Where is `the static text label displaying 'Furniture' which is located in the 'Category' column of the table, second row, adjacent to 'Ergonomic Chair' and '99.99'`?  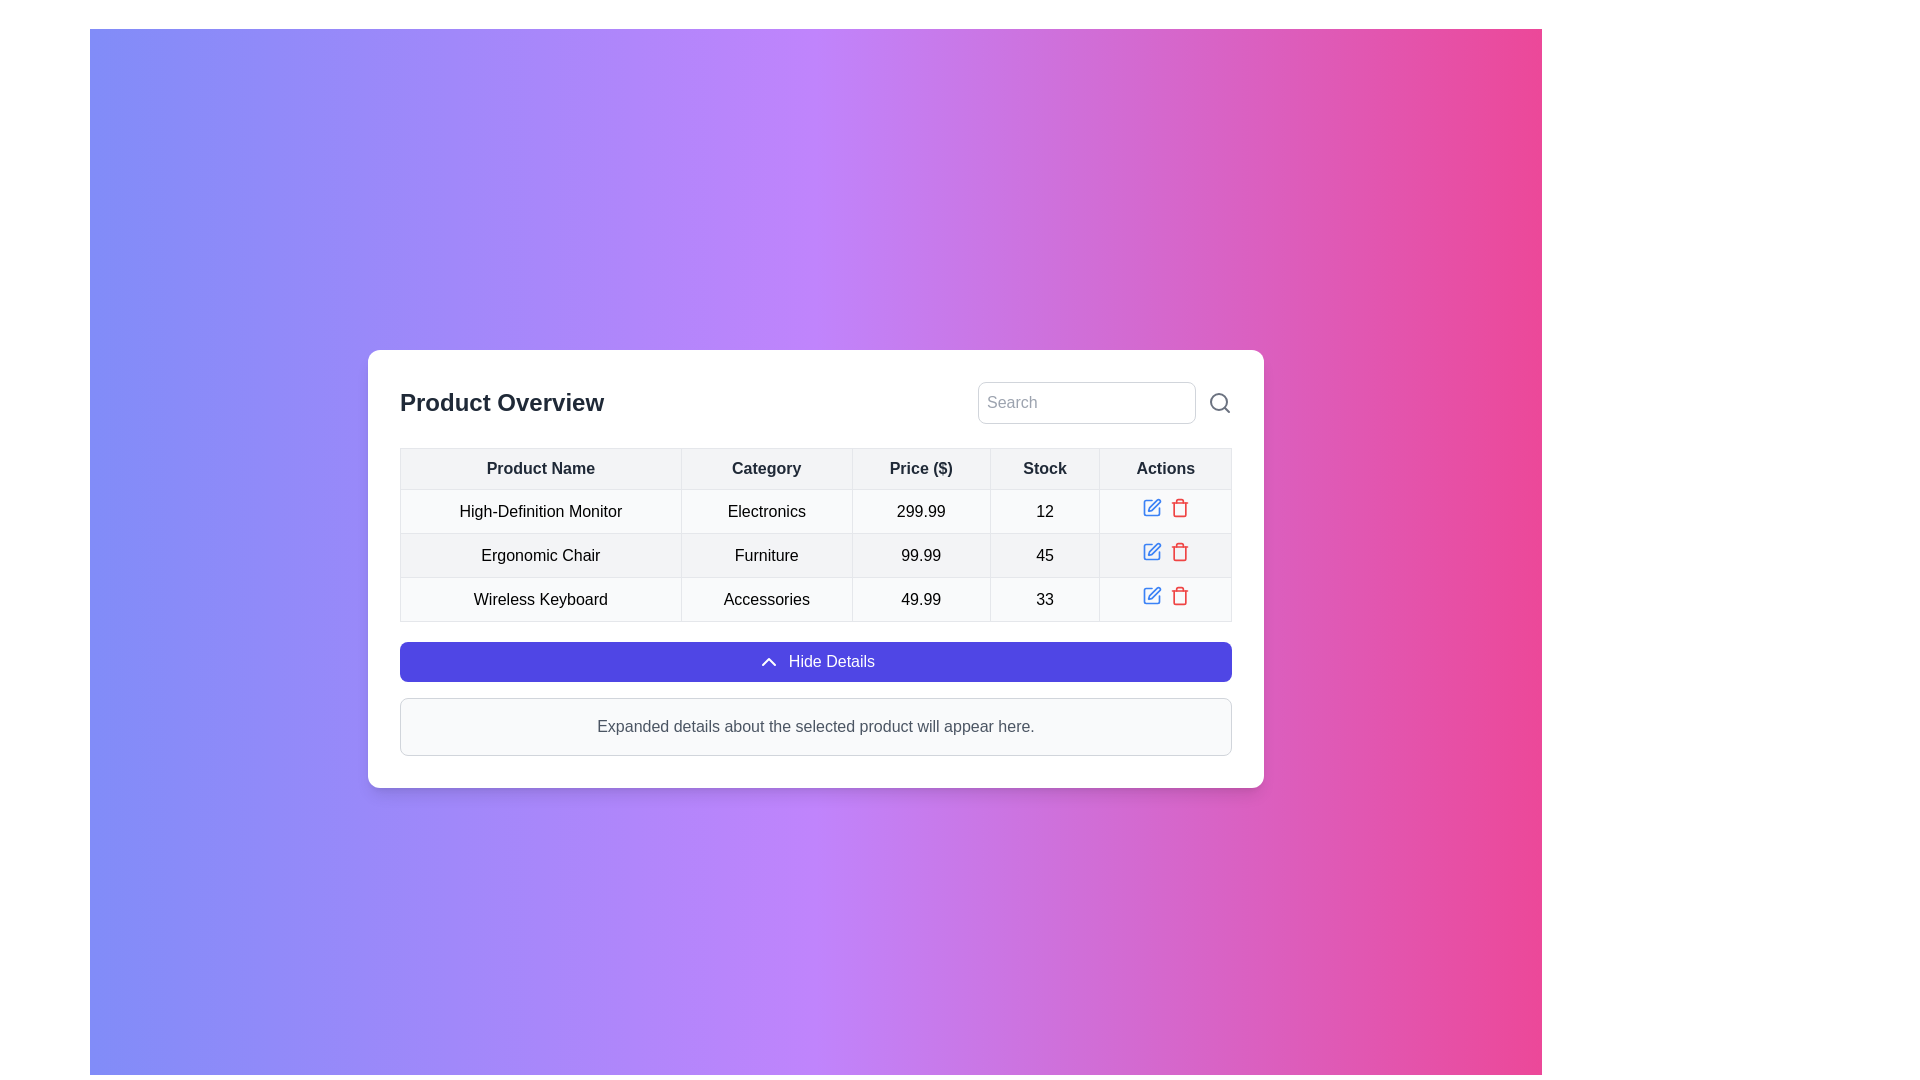
the static text label displaying 'Furniture' which is located in the 'Category' column of the table, second row, adjacent to 'Ergonomic Chair' and '99.99' is located at coordinates (765, 555).